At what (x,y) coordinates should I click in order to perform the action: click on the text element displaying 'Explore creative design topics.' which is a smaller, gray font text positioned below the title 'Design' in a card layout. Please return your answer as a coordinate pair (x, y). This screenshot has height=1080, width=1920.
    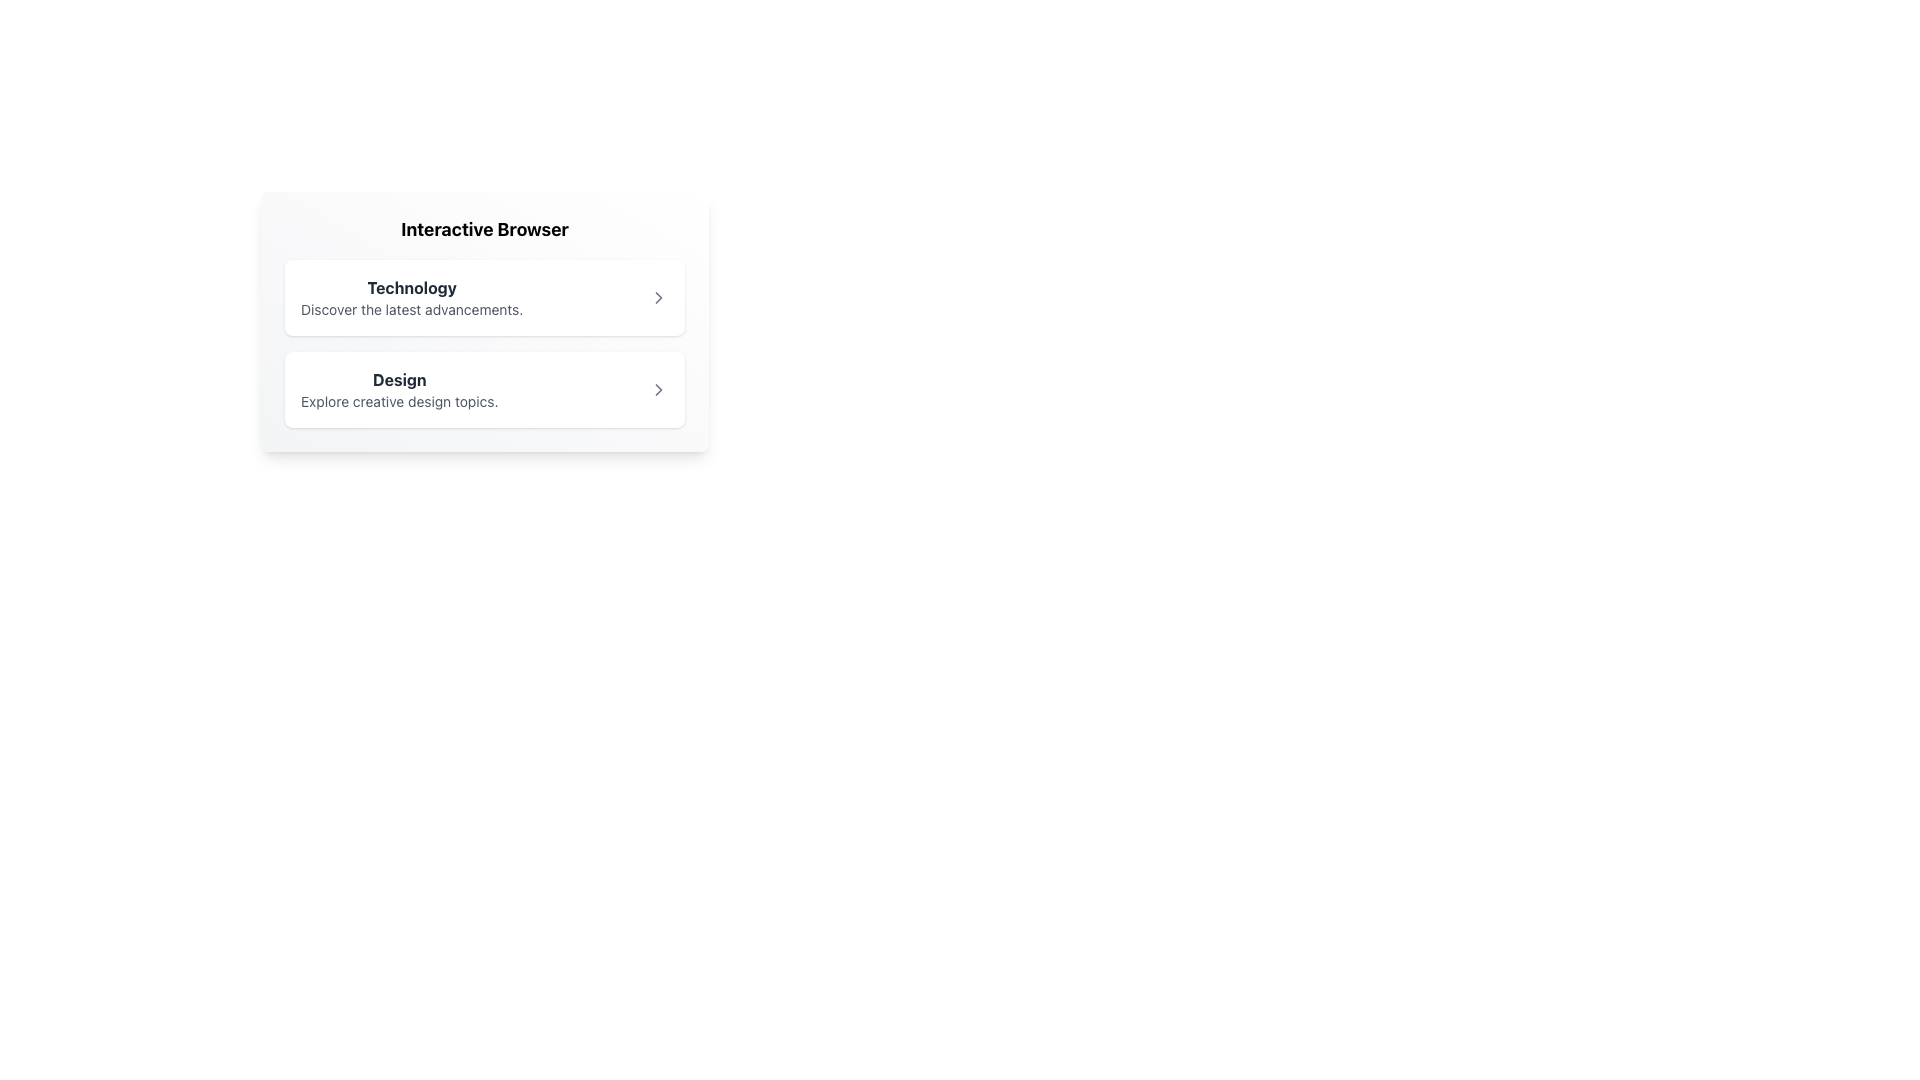
    Looking at the image, I should click on (399, 401).